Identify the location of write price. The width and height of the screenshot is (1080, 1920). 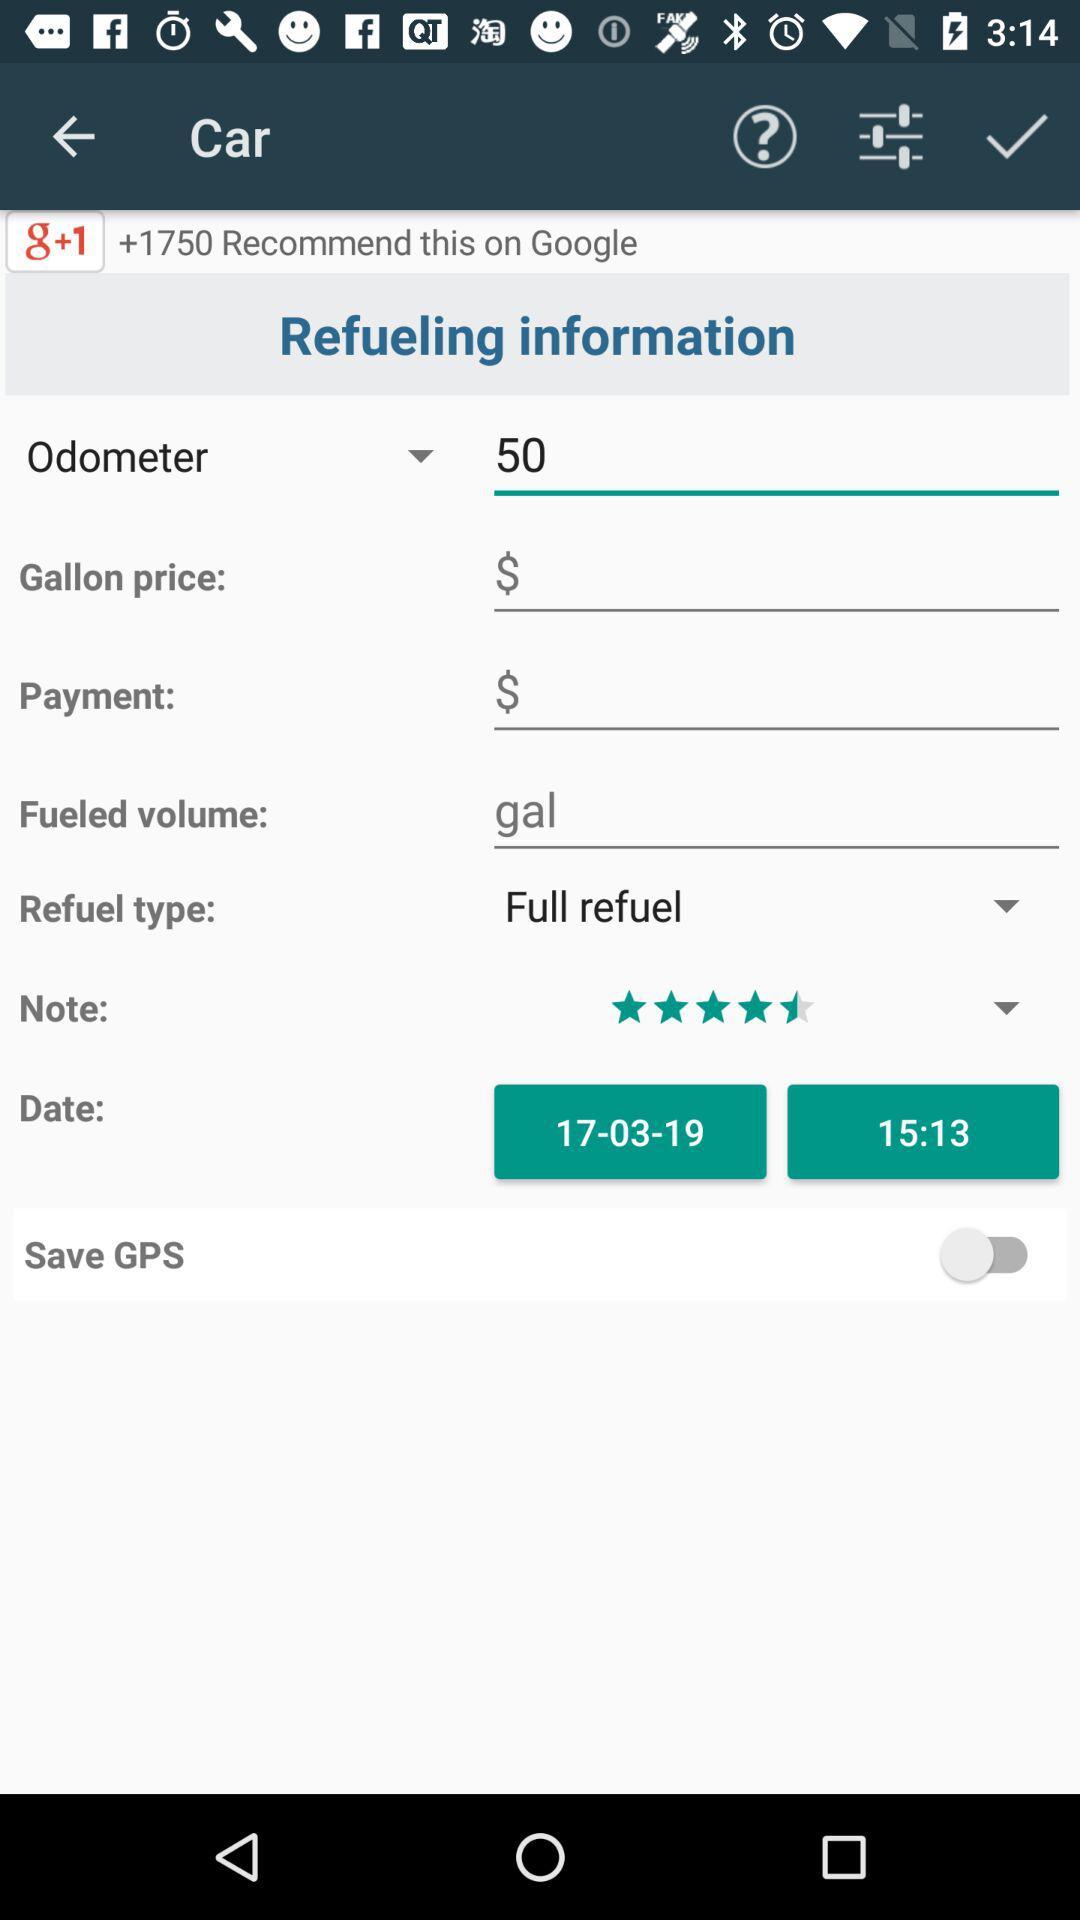
(775, 571).